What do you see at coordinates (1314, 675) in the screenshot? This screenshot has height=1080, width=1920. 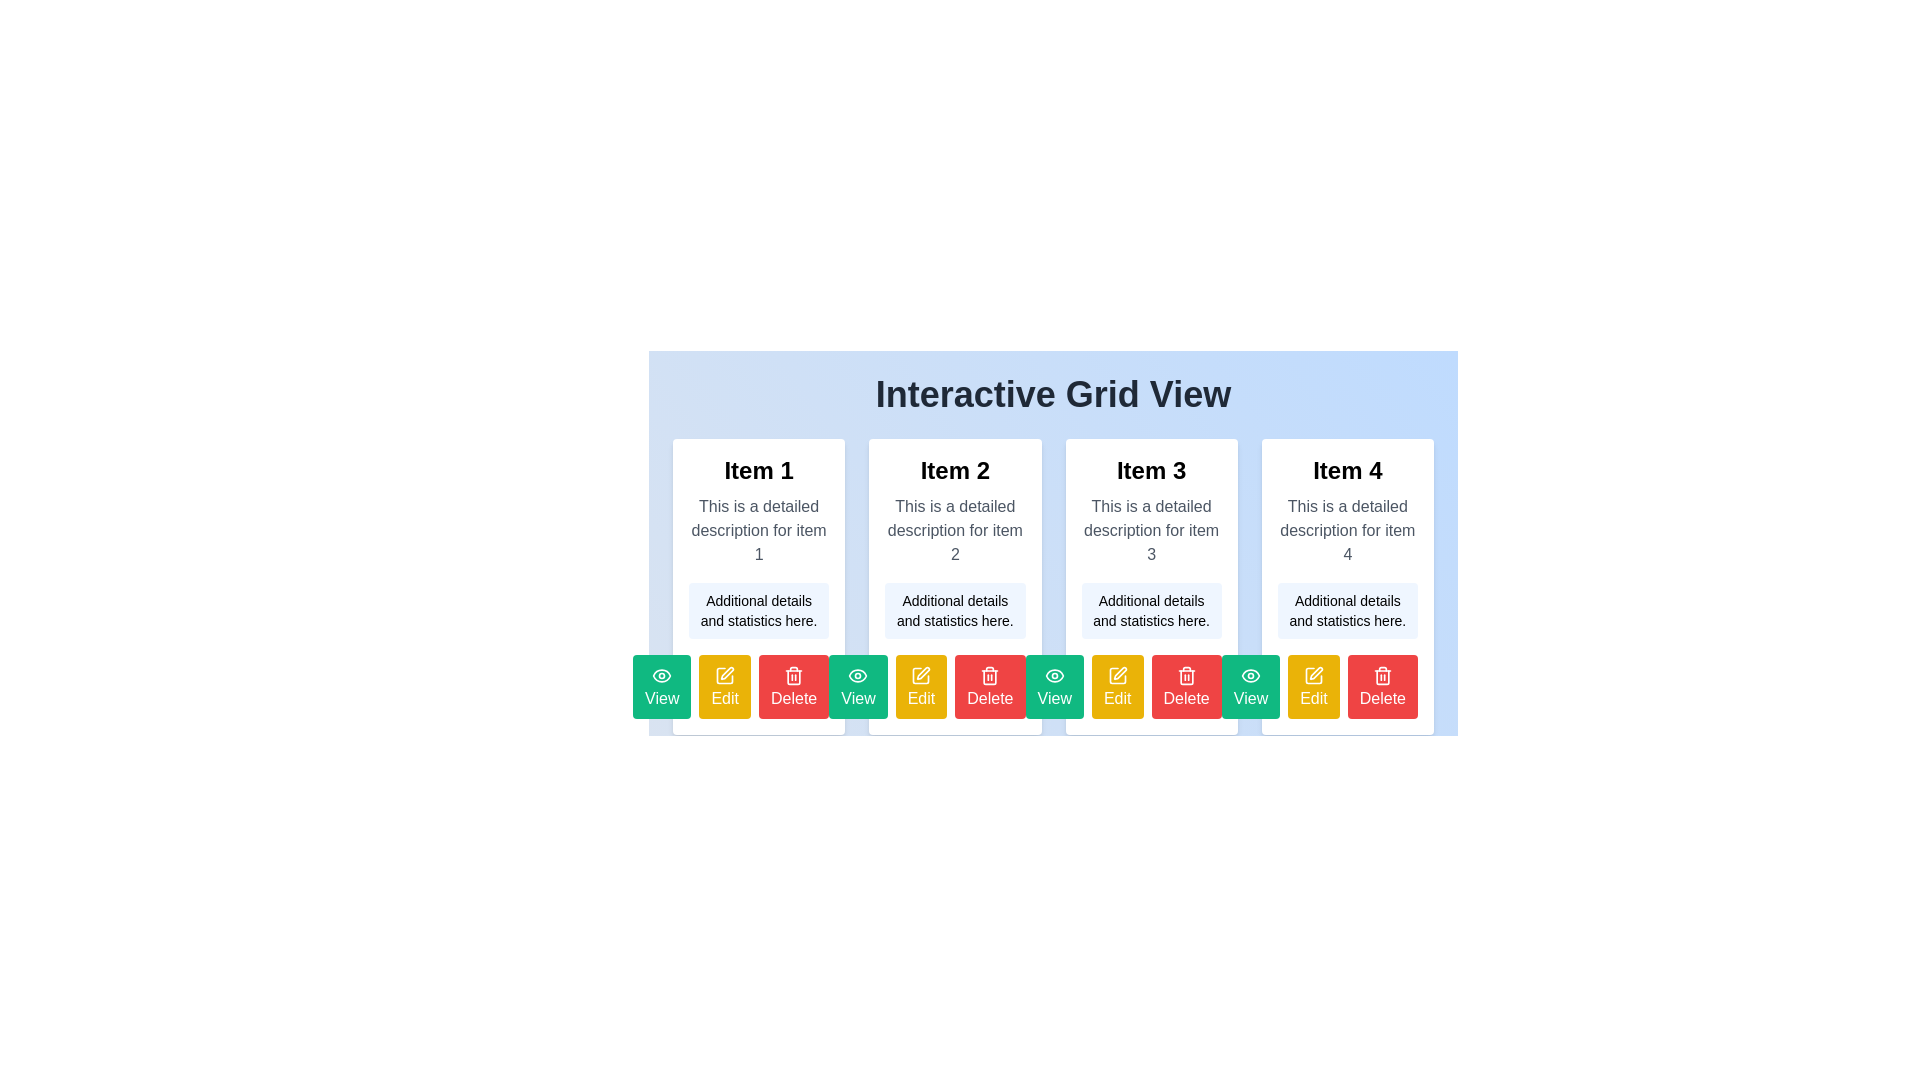 I see `the small square icon representing an action, which is the first graphical shape in the Grid View layout under Item 4` at bounding box center [1314, 675].